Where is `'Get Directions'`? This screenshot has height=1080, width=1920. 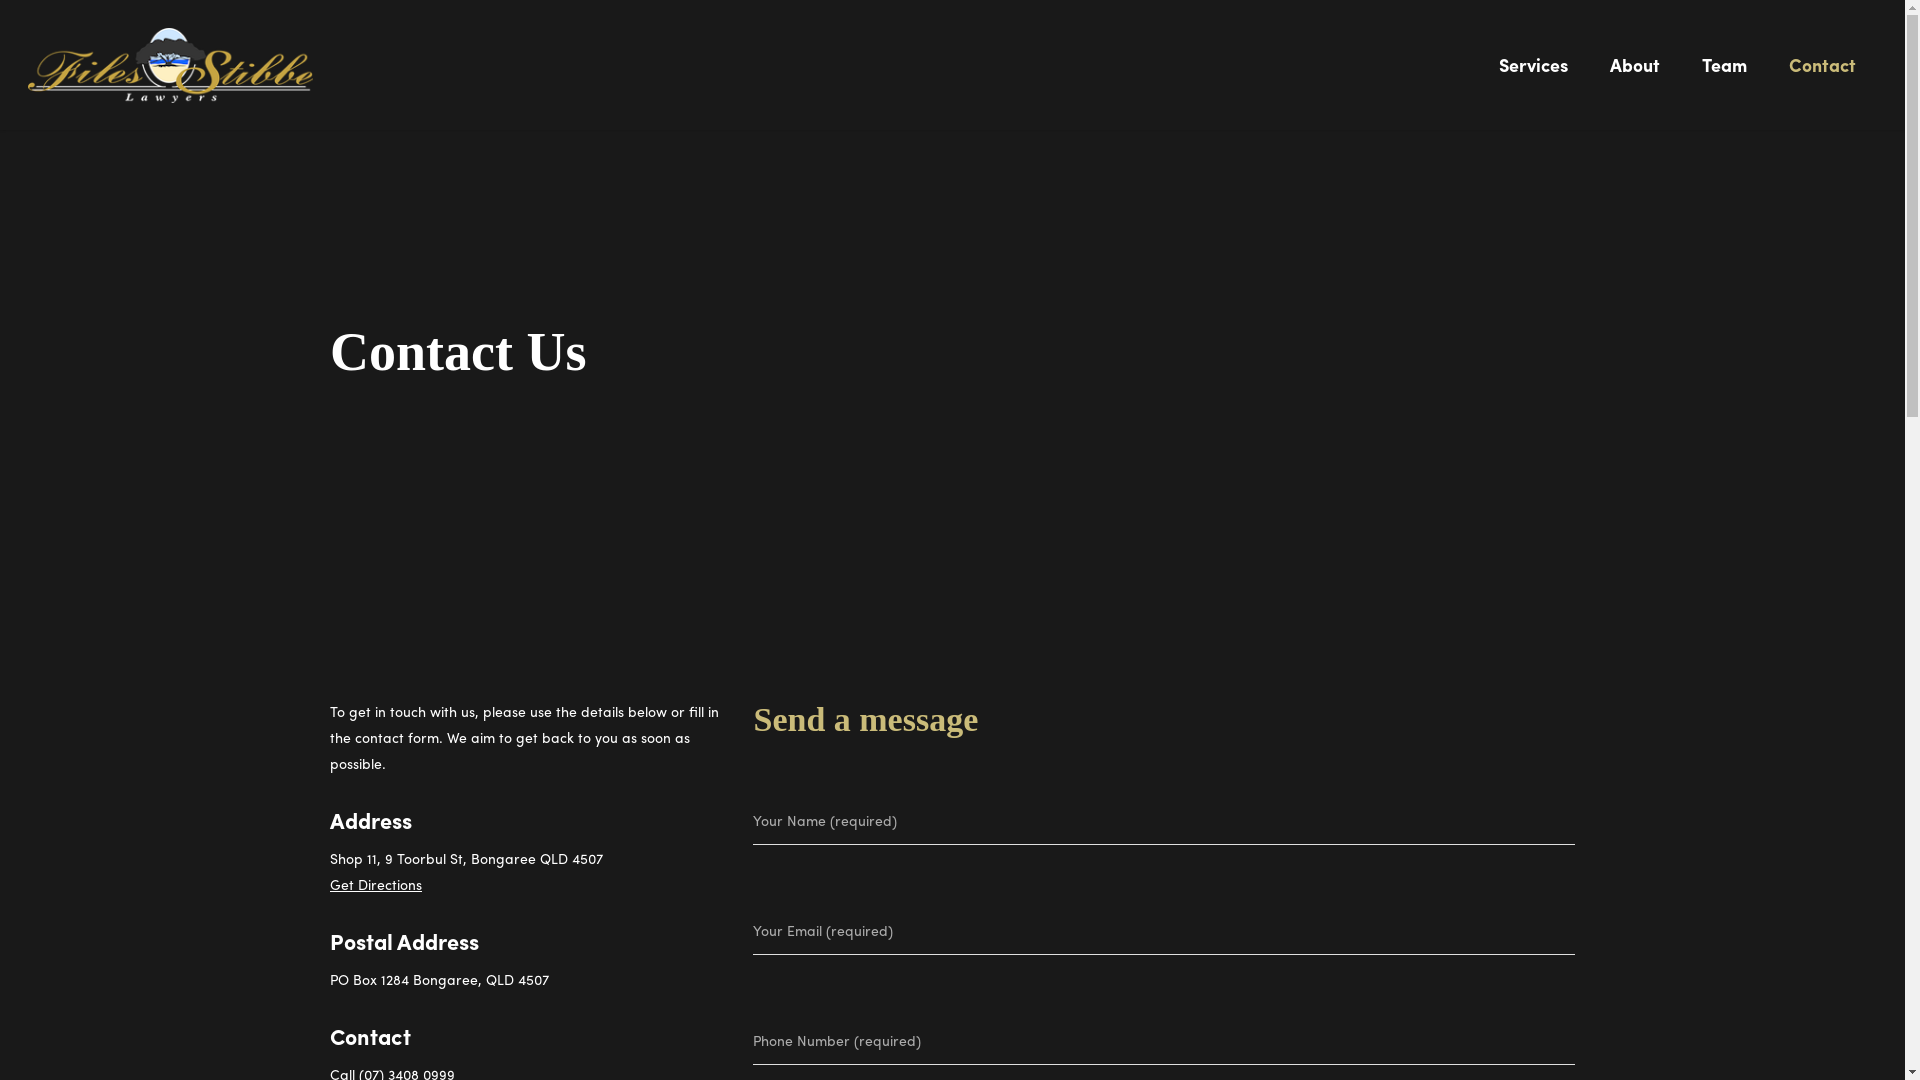
'Get Directions' is located at coordinates (375, 882).